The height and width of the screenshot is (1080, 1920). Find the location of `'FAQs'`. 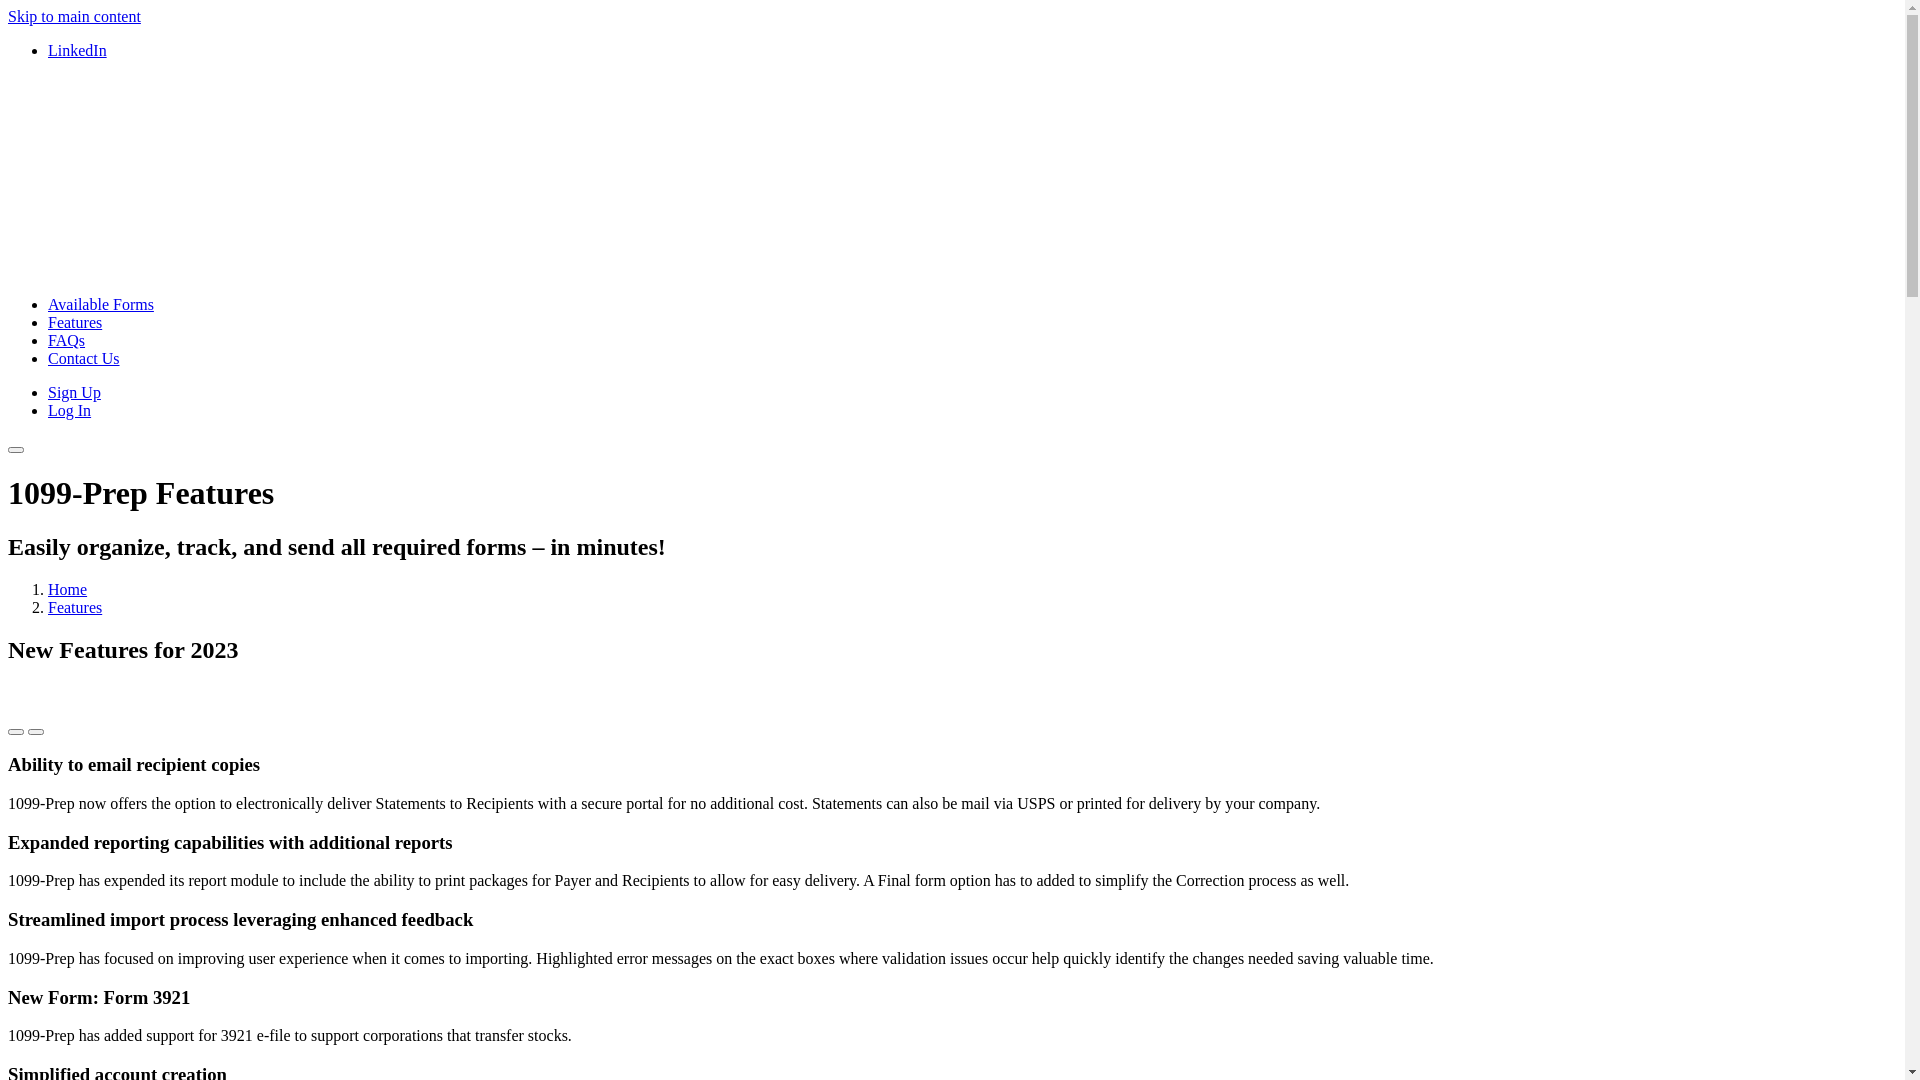

'FAQs' is located at coordinates (66, 339).